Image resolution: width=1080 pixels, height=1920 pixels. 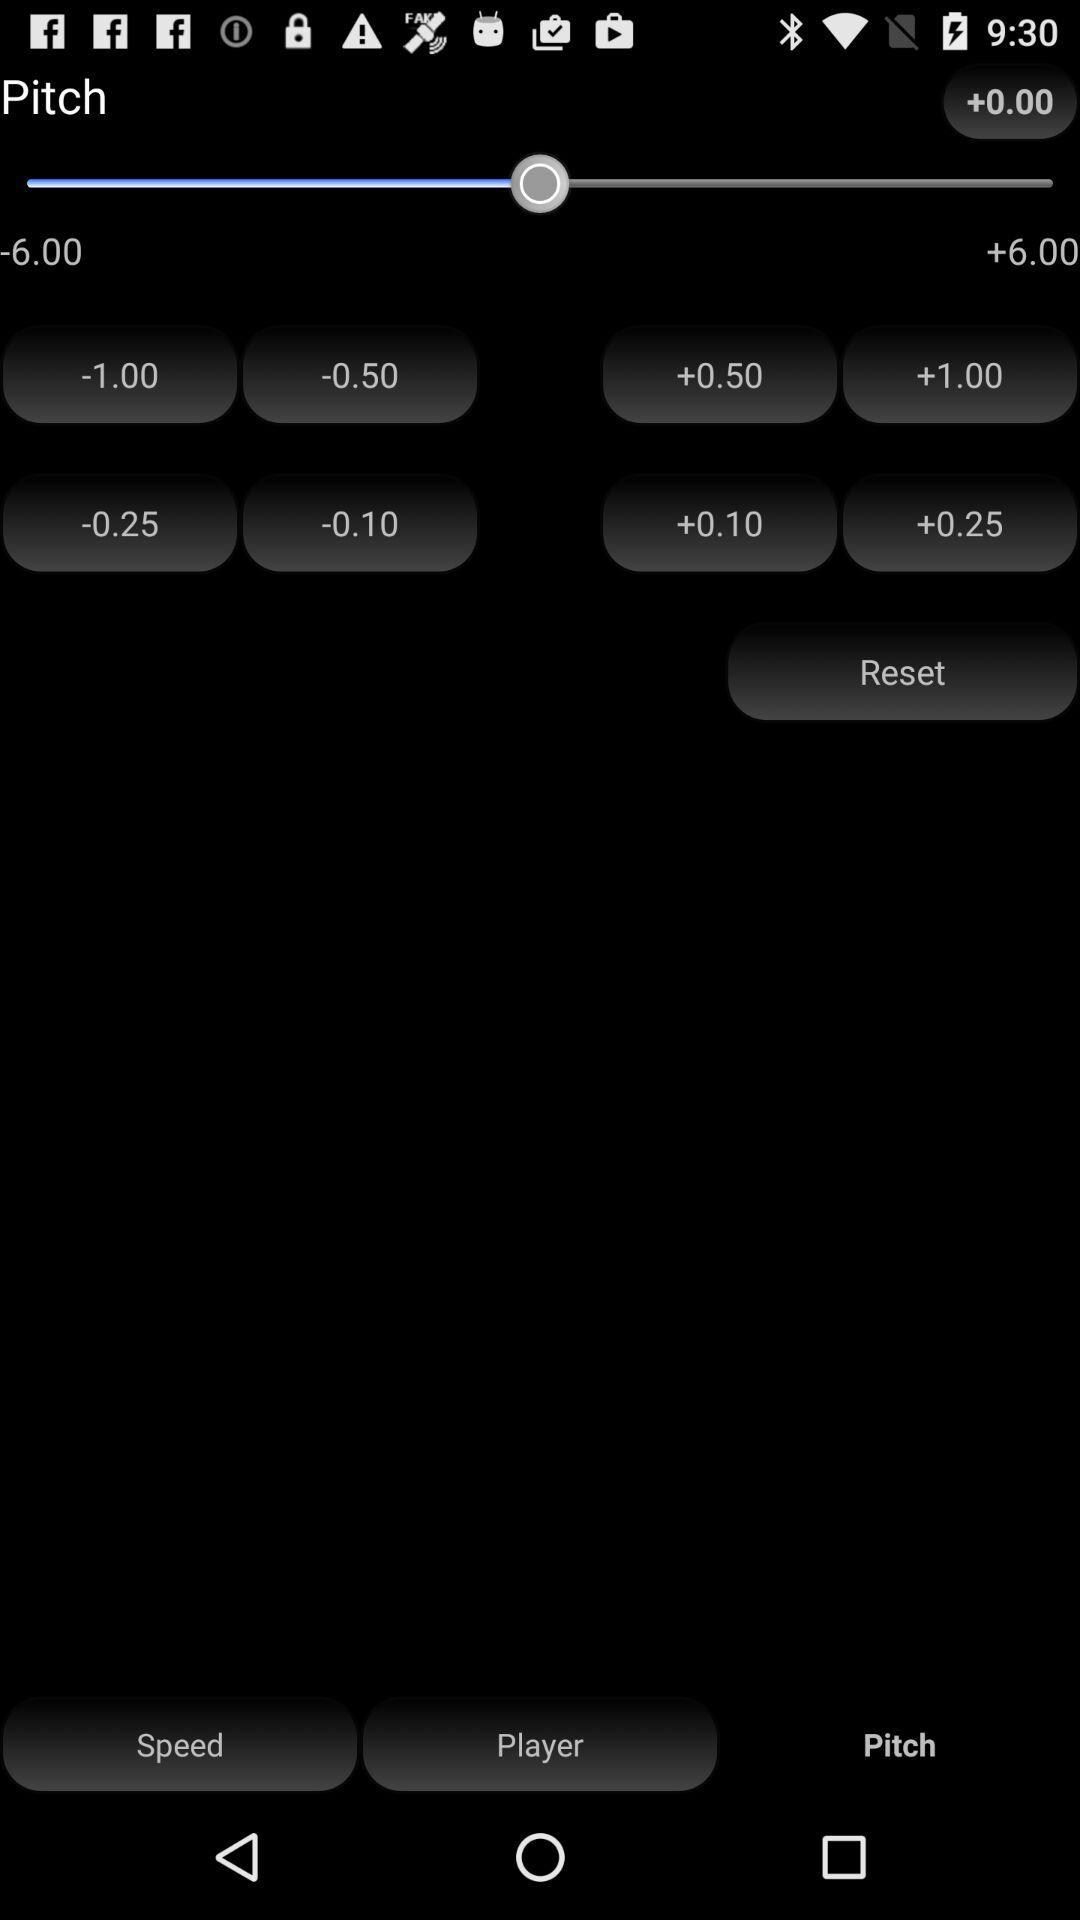 I want to click on button below the reset button, so click(x=540, y=1744).